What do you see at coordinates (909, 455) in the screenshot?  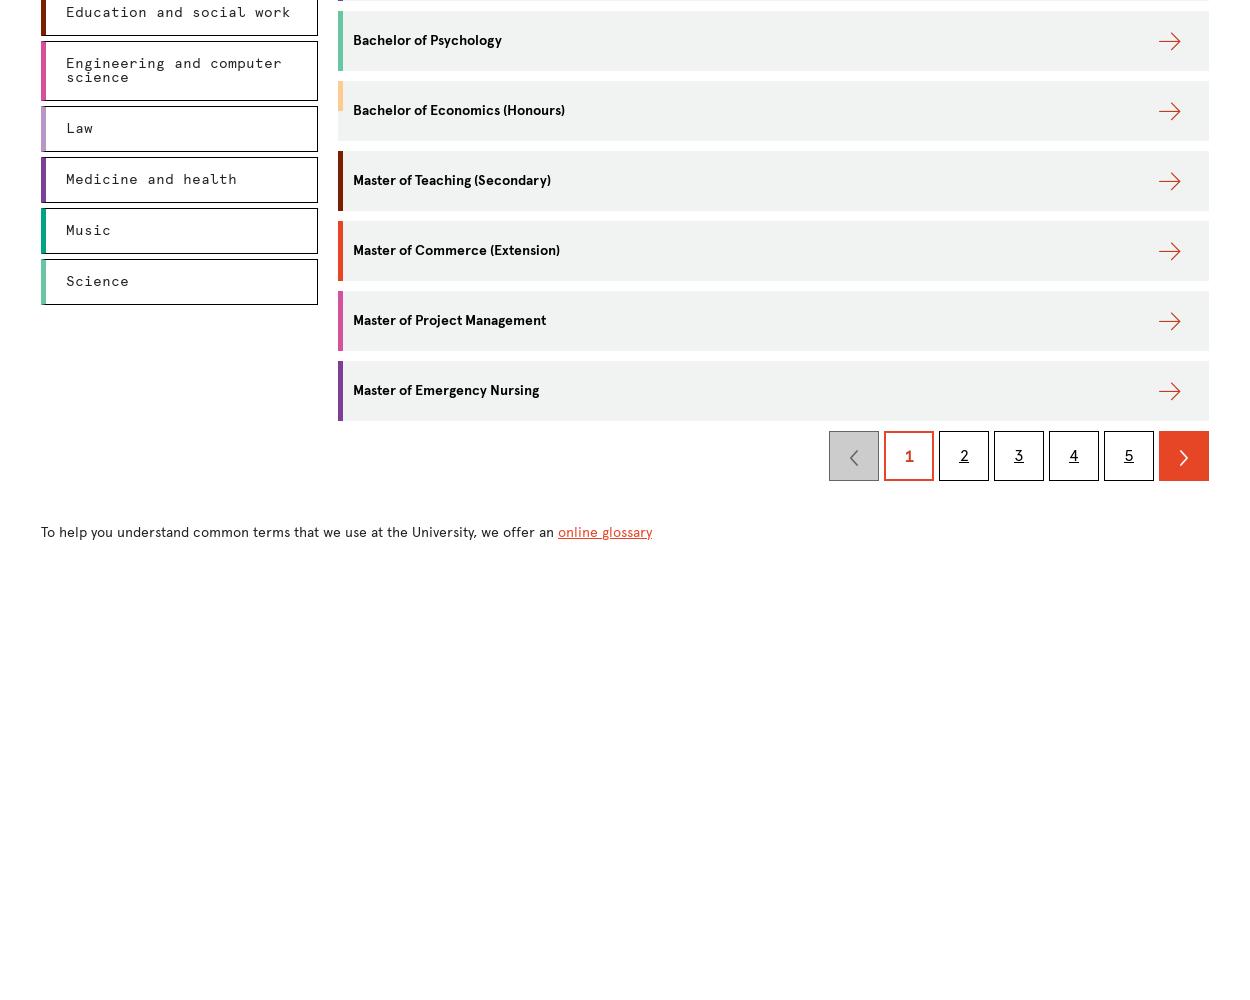 I see `'1'` at bounding box center [909, 455].